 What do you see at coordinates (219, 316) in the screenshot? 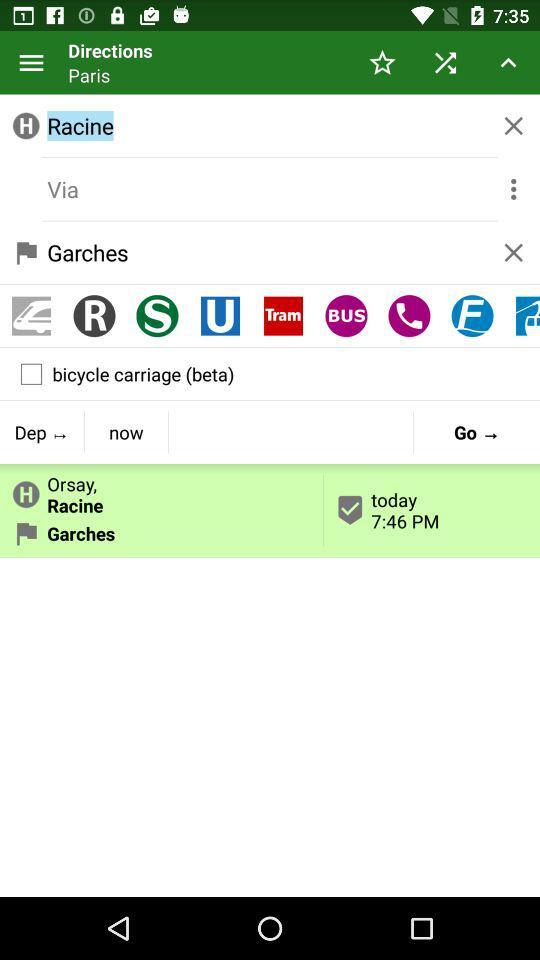
I see `the checkbox above the bicycle carriage (beta) checkbox` at bounding box center [219, 316].